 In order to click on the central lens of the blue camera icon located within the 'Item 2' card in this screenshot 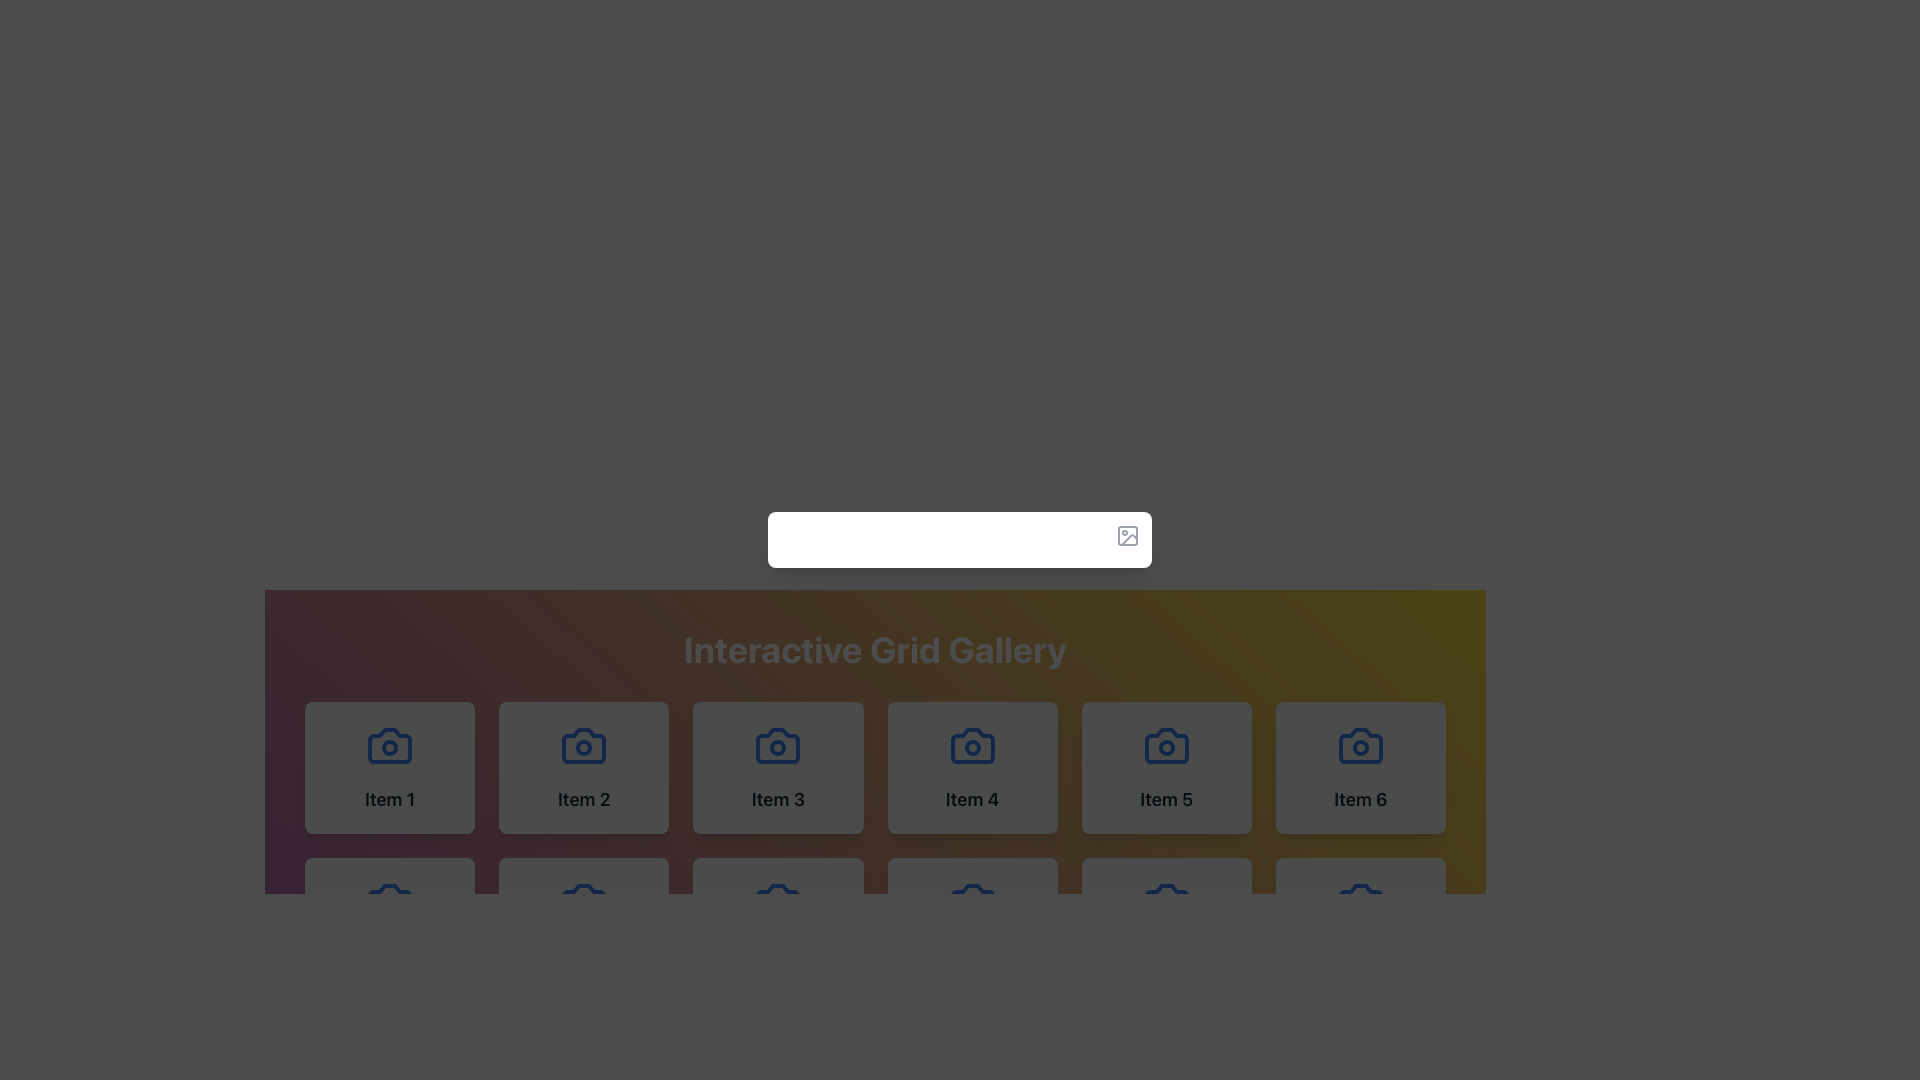, I will do `click(583, 745)`.